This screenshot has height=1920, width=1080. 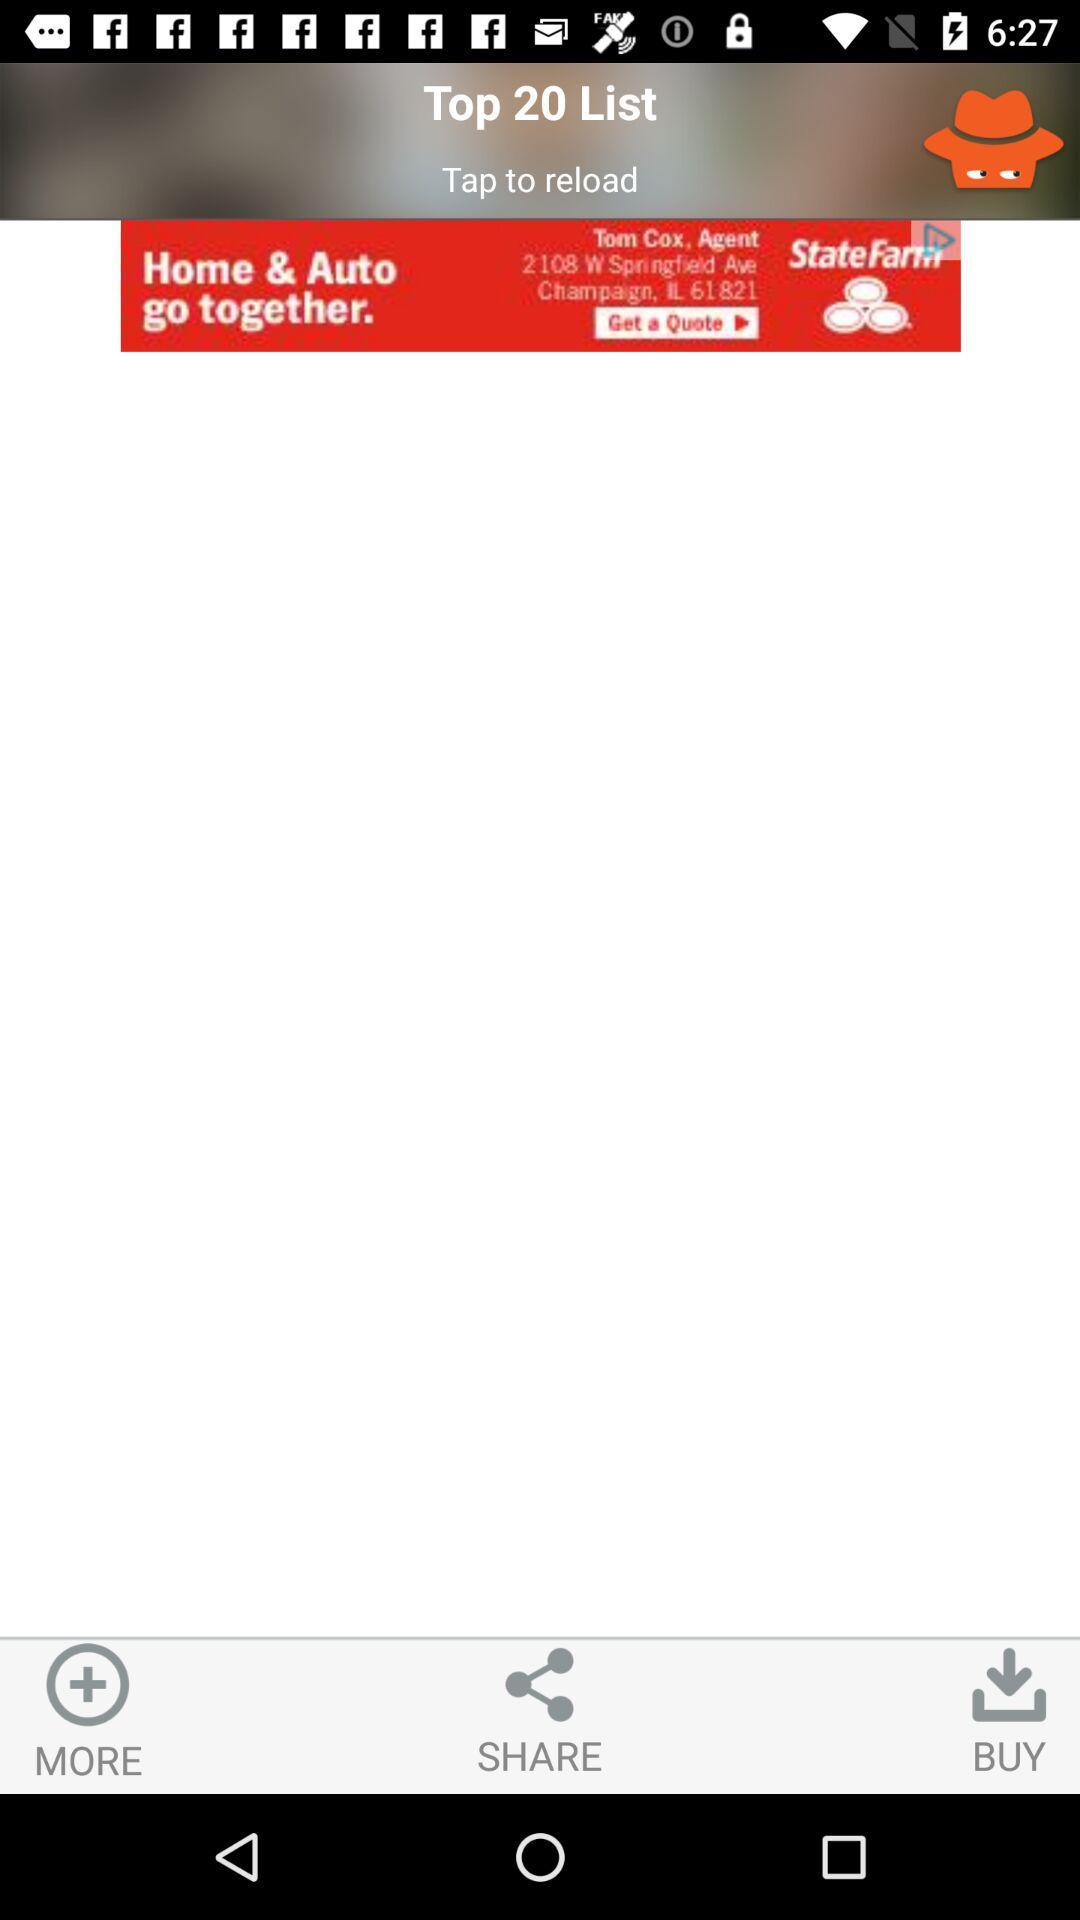 What do you see at coordinates (540, 178) in the screenshot?
I see `tap to reload` at bounding box center [540, 178].